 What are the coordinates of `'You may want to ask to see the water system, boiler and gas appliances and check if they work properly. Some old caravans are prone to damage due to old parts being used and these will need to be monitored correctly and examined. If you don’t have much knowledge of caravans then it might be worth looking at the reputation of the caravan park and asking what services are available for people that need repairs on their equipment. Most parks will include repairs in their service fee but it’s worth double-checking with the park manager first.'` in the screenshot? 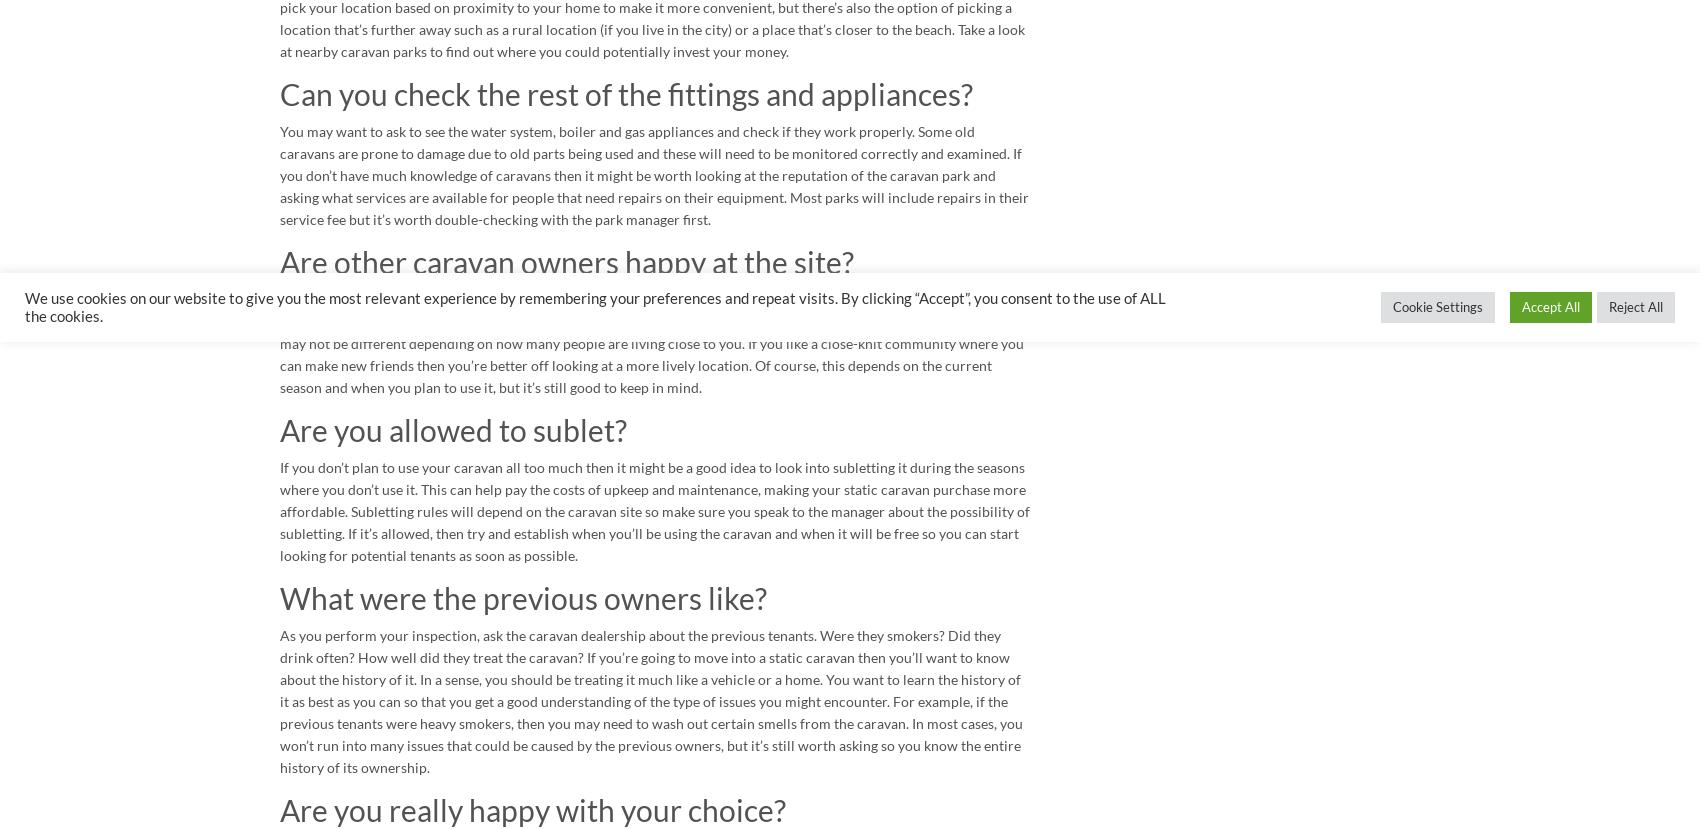 It's located at (654, 175).